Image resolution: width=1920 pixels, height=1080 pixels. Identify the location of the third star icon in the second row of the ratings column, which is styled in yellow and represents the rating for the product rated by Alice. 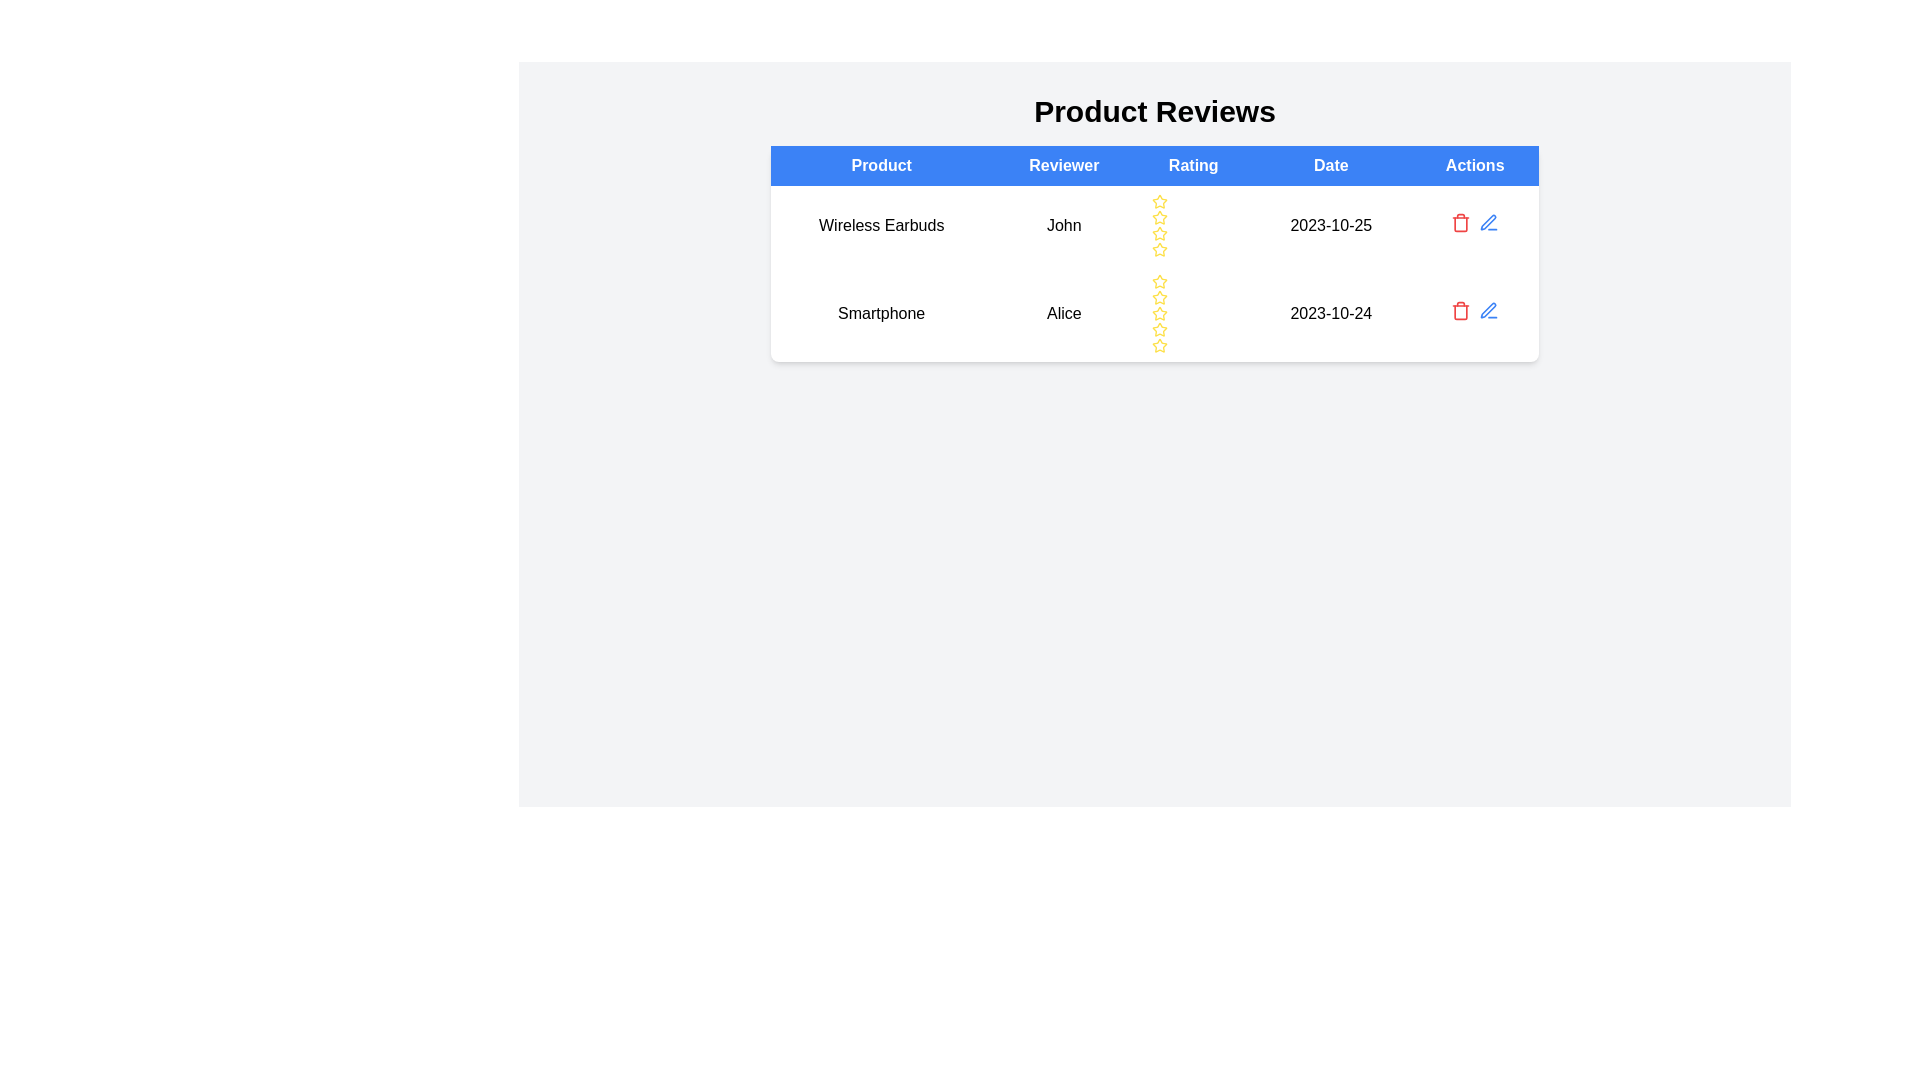
(1160, 313).